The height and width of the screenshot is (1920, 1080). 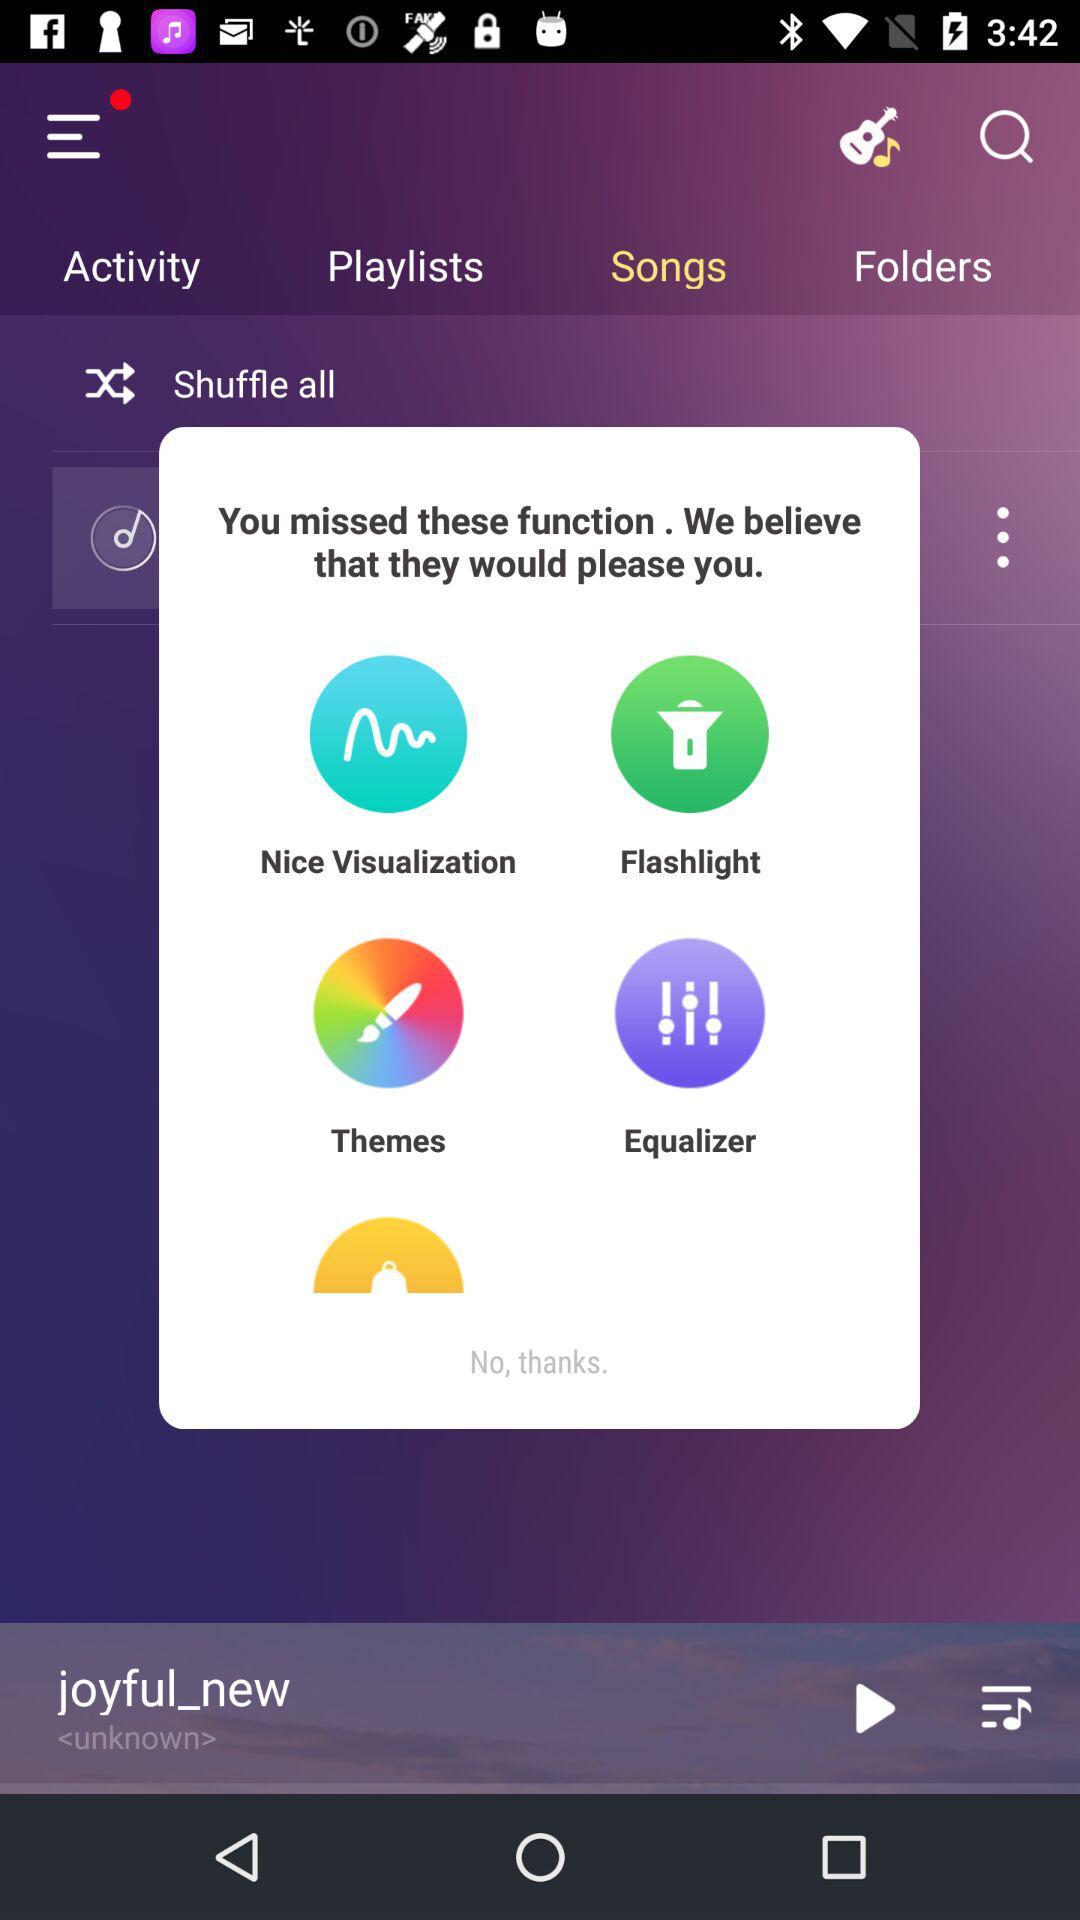 What do you see at coordinates (388, 1139) in the screenshot?
I see `themes app` at bounding box center [388, 1139].